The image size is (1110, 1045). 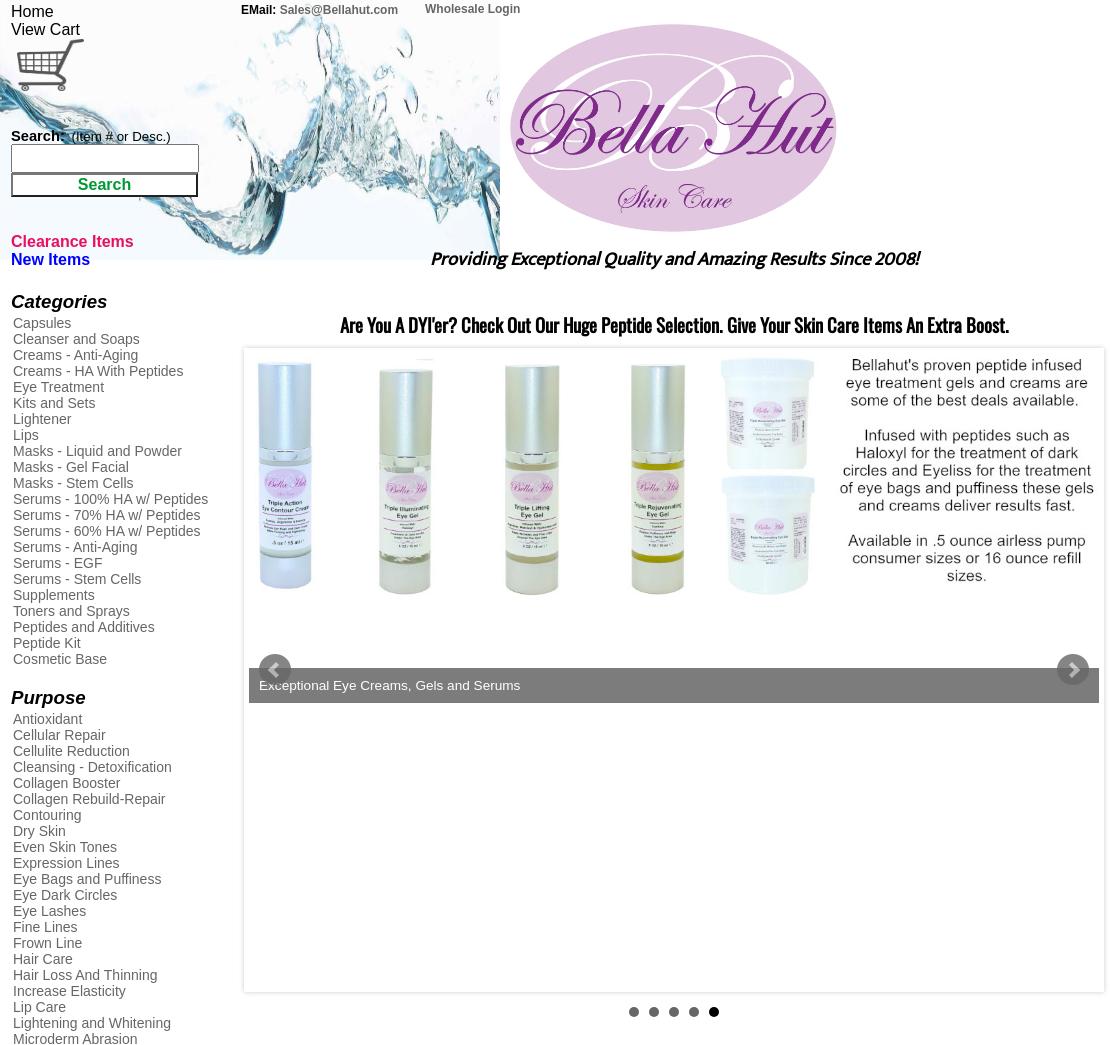 I want to click on 'Eye Dark Circles', so click(x=12, y=895).